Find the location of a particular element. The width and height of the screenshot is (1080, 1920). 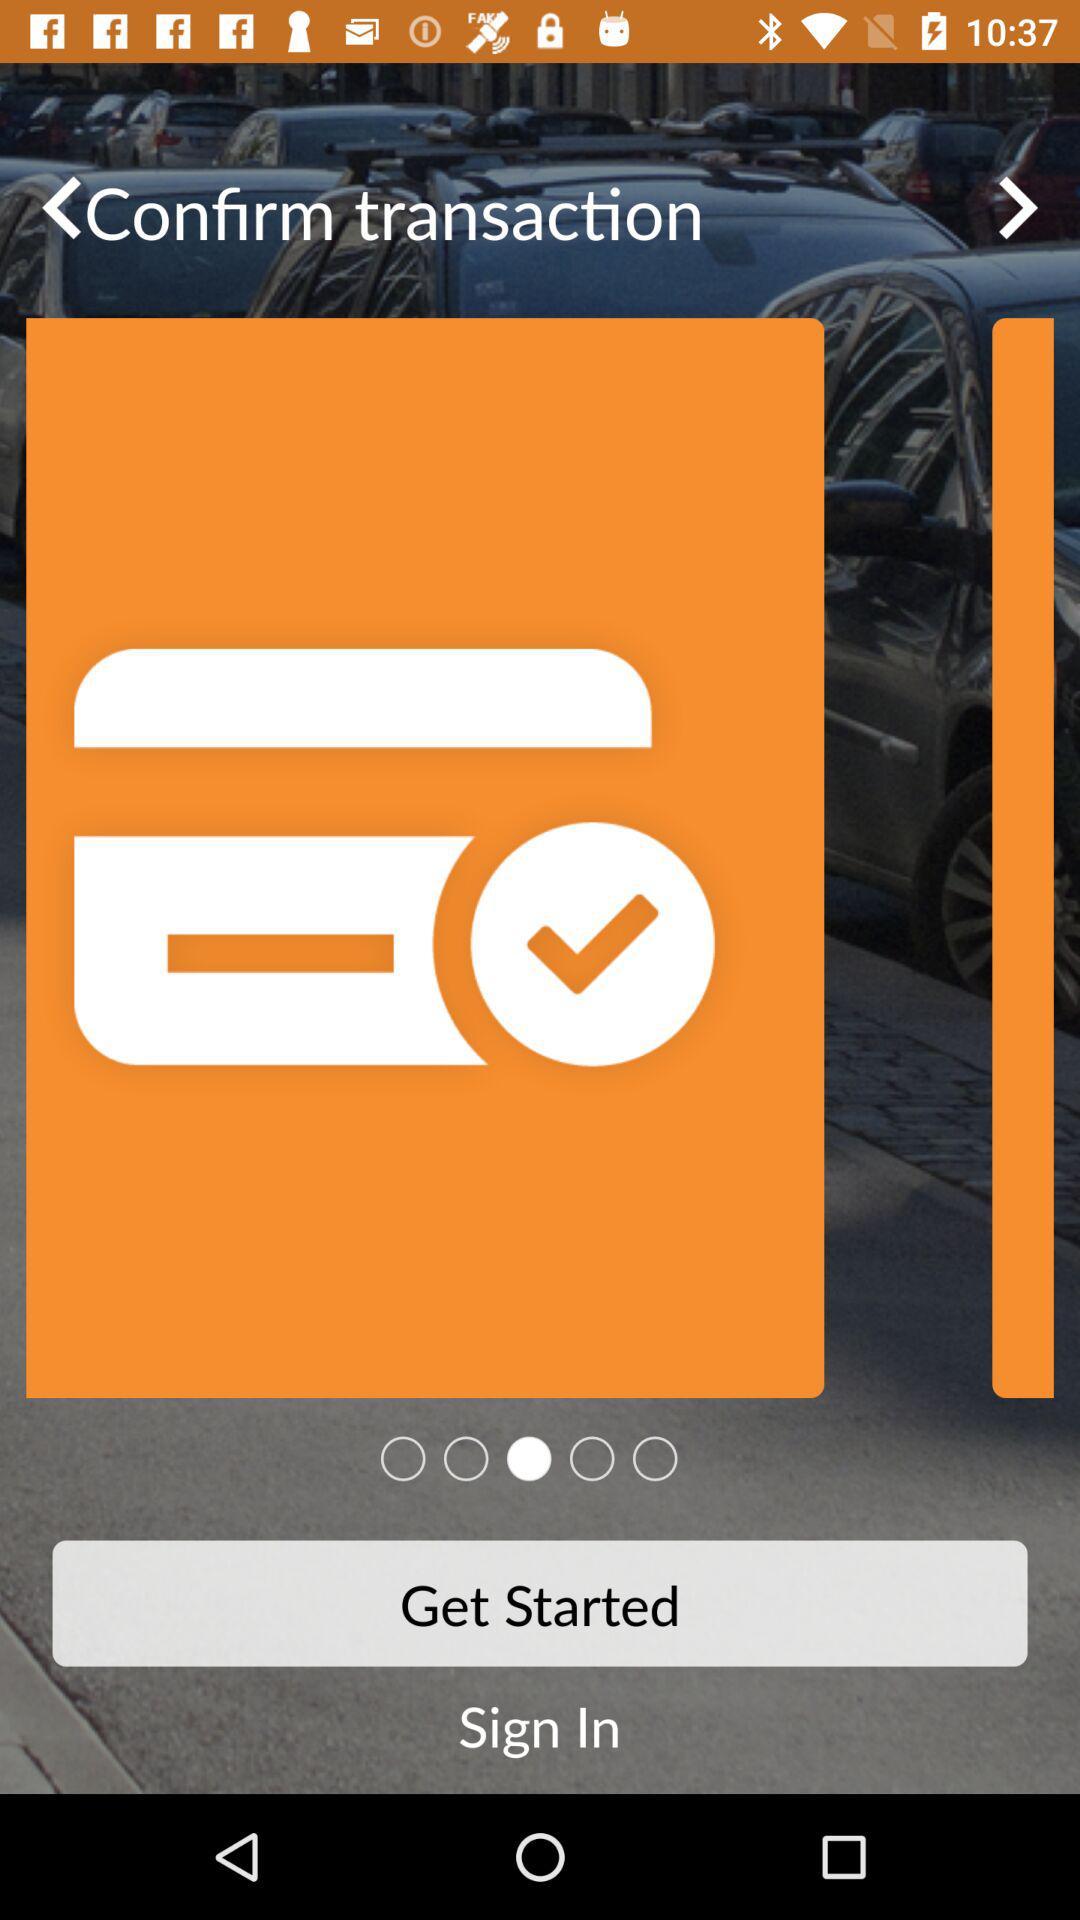

the arrow_forward icon is located at coordinates (1017, 207).